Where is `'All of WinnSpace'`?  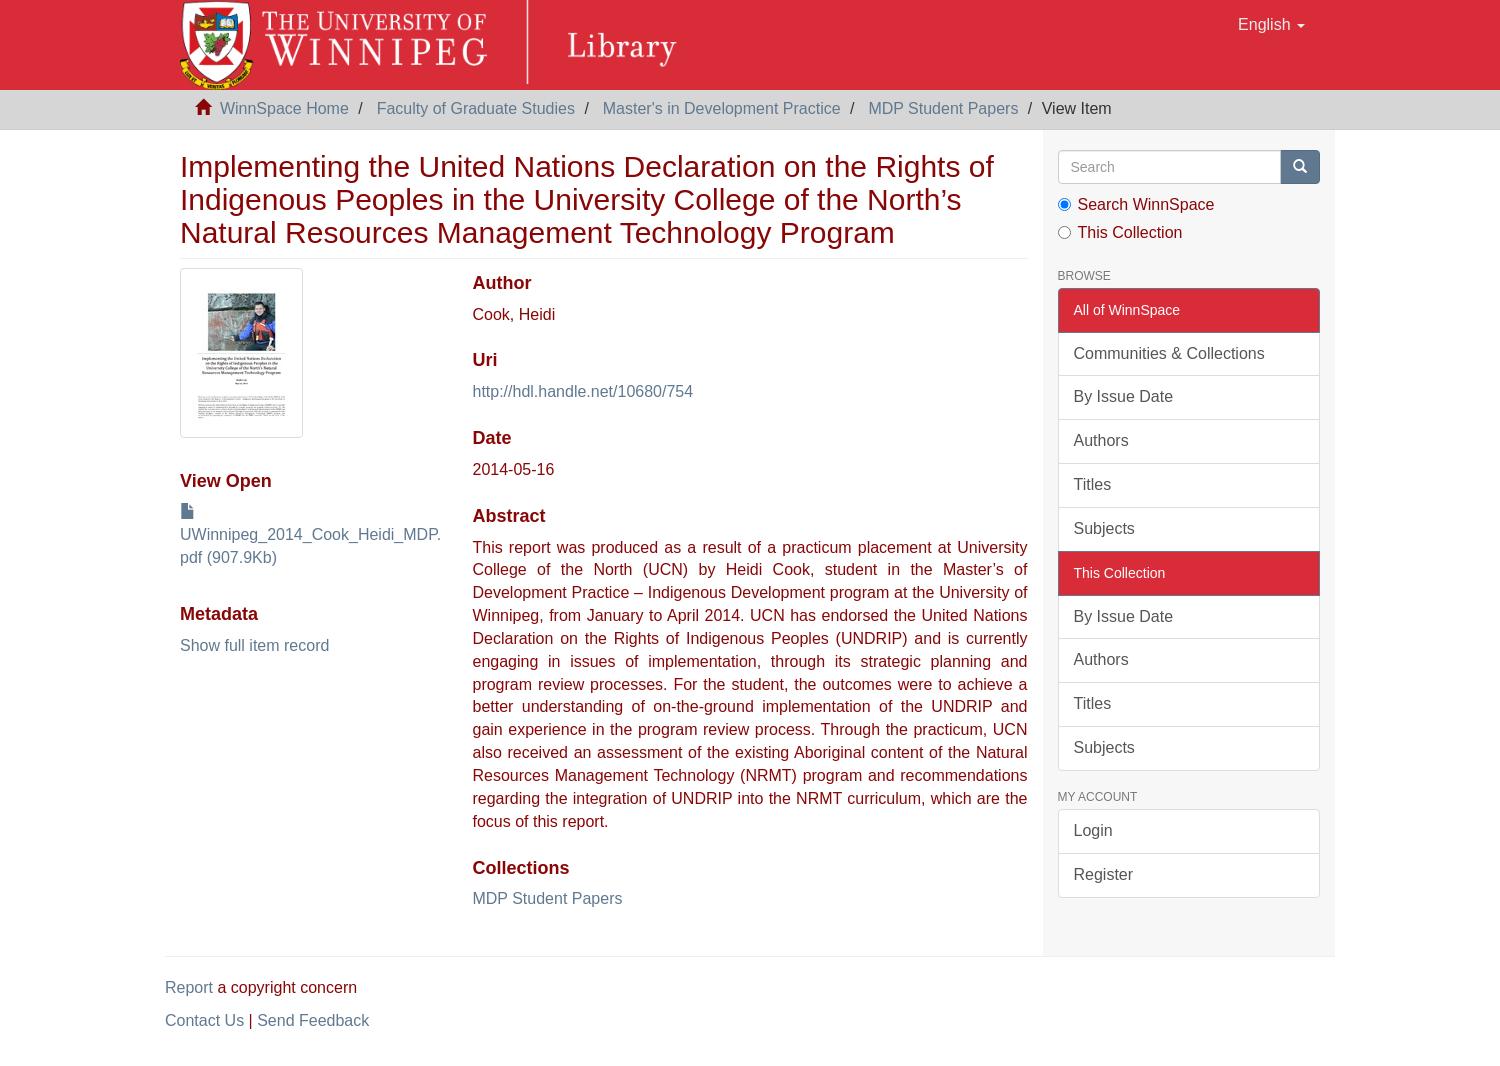 'All of WinnSpace' is located at coordinates (1126, 309).